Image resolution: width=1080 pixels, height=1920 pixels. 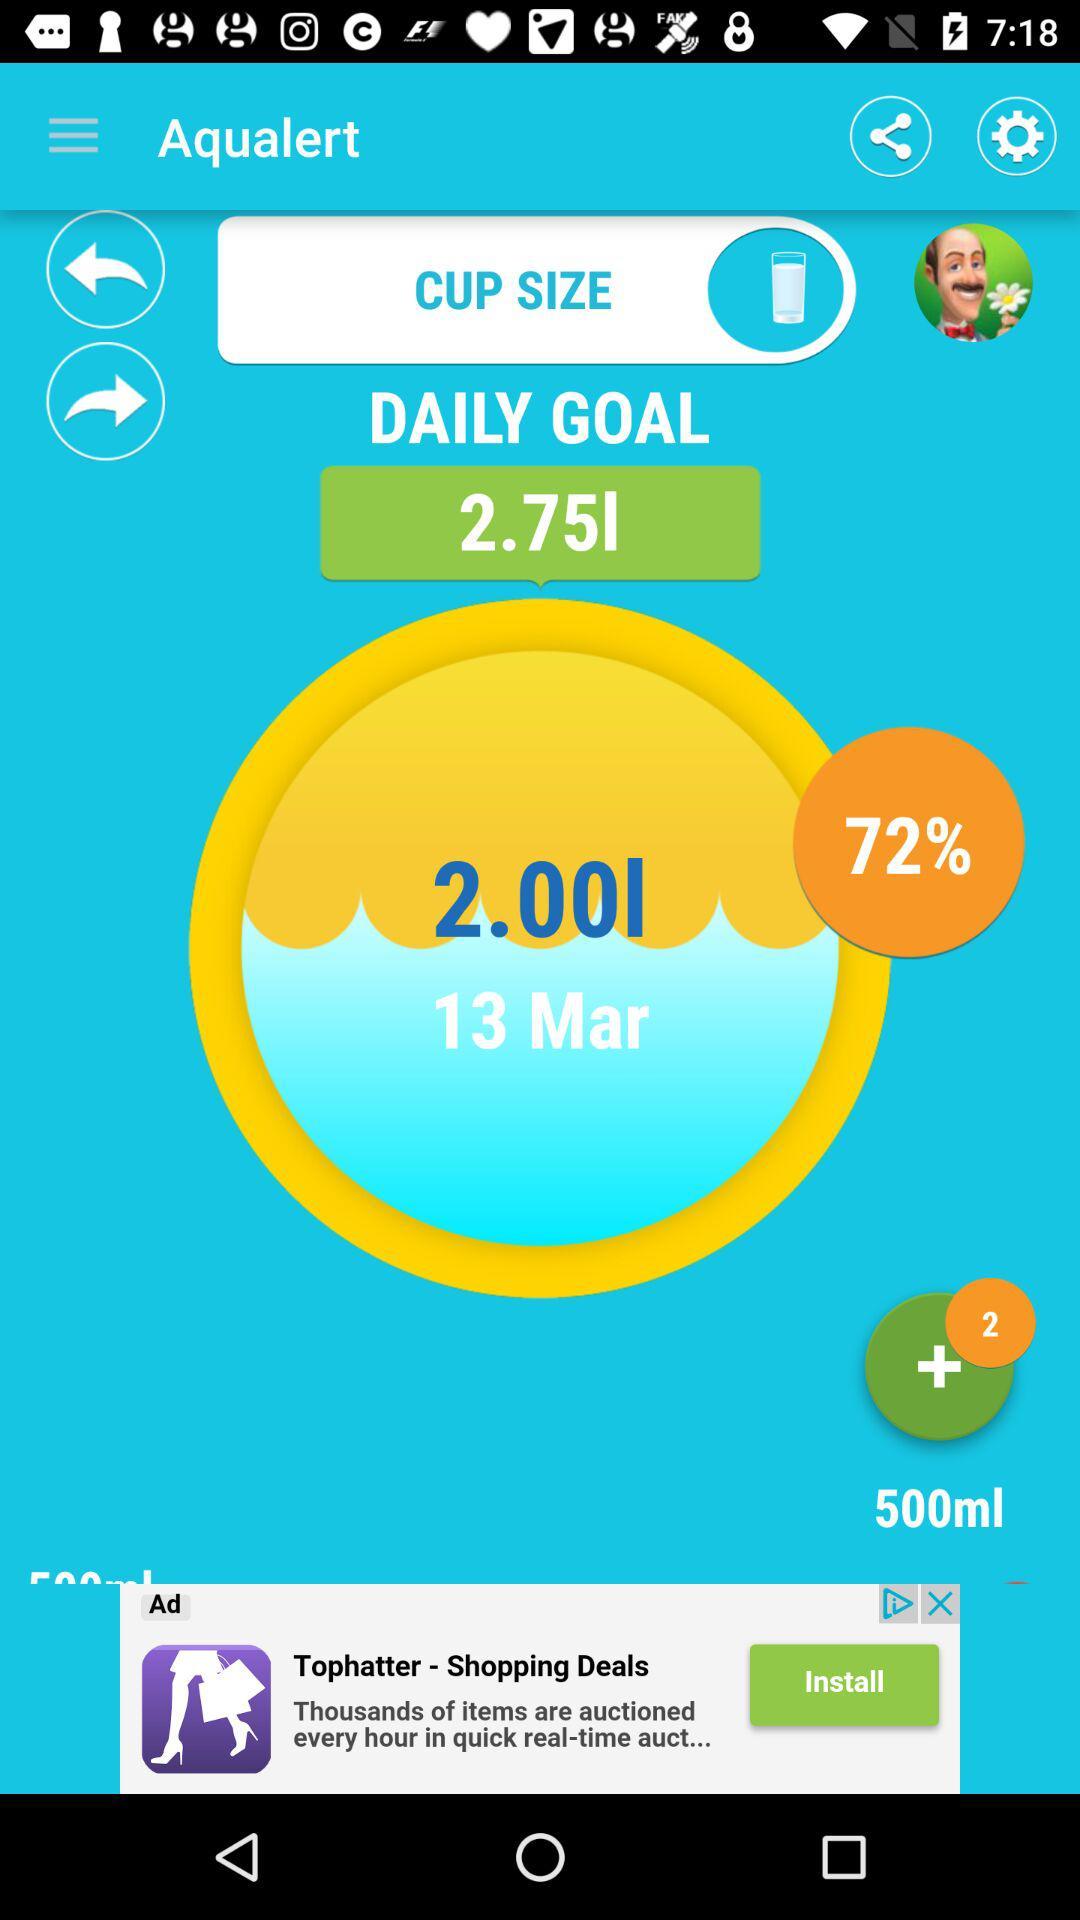 What do you see at coordinates (540, 287) in the screenshot?
I see `cup size field which is above daily goal` at bounding box center [540, 287].